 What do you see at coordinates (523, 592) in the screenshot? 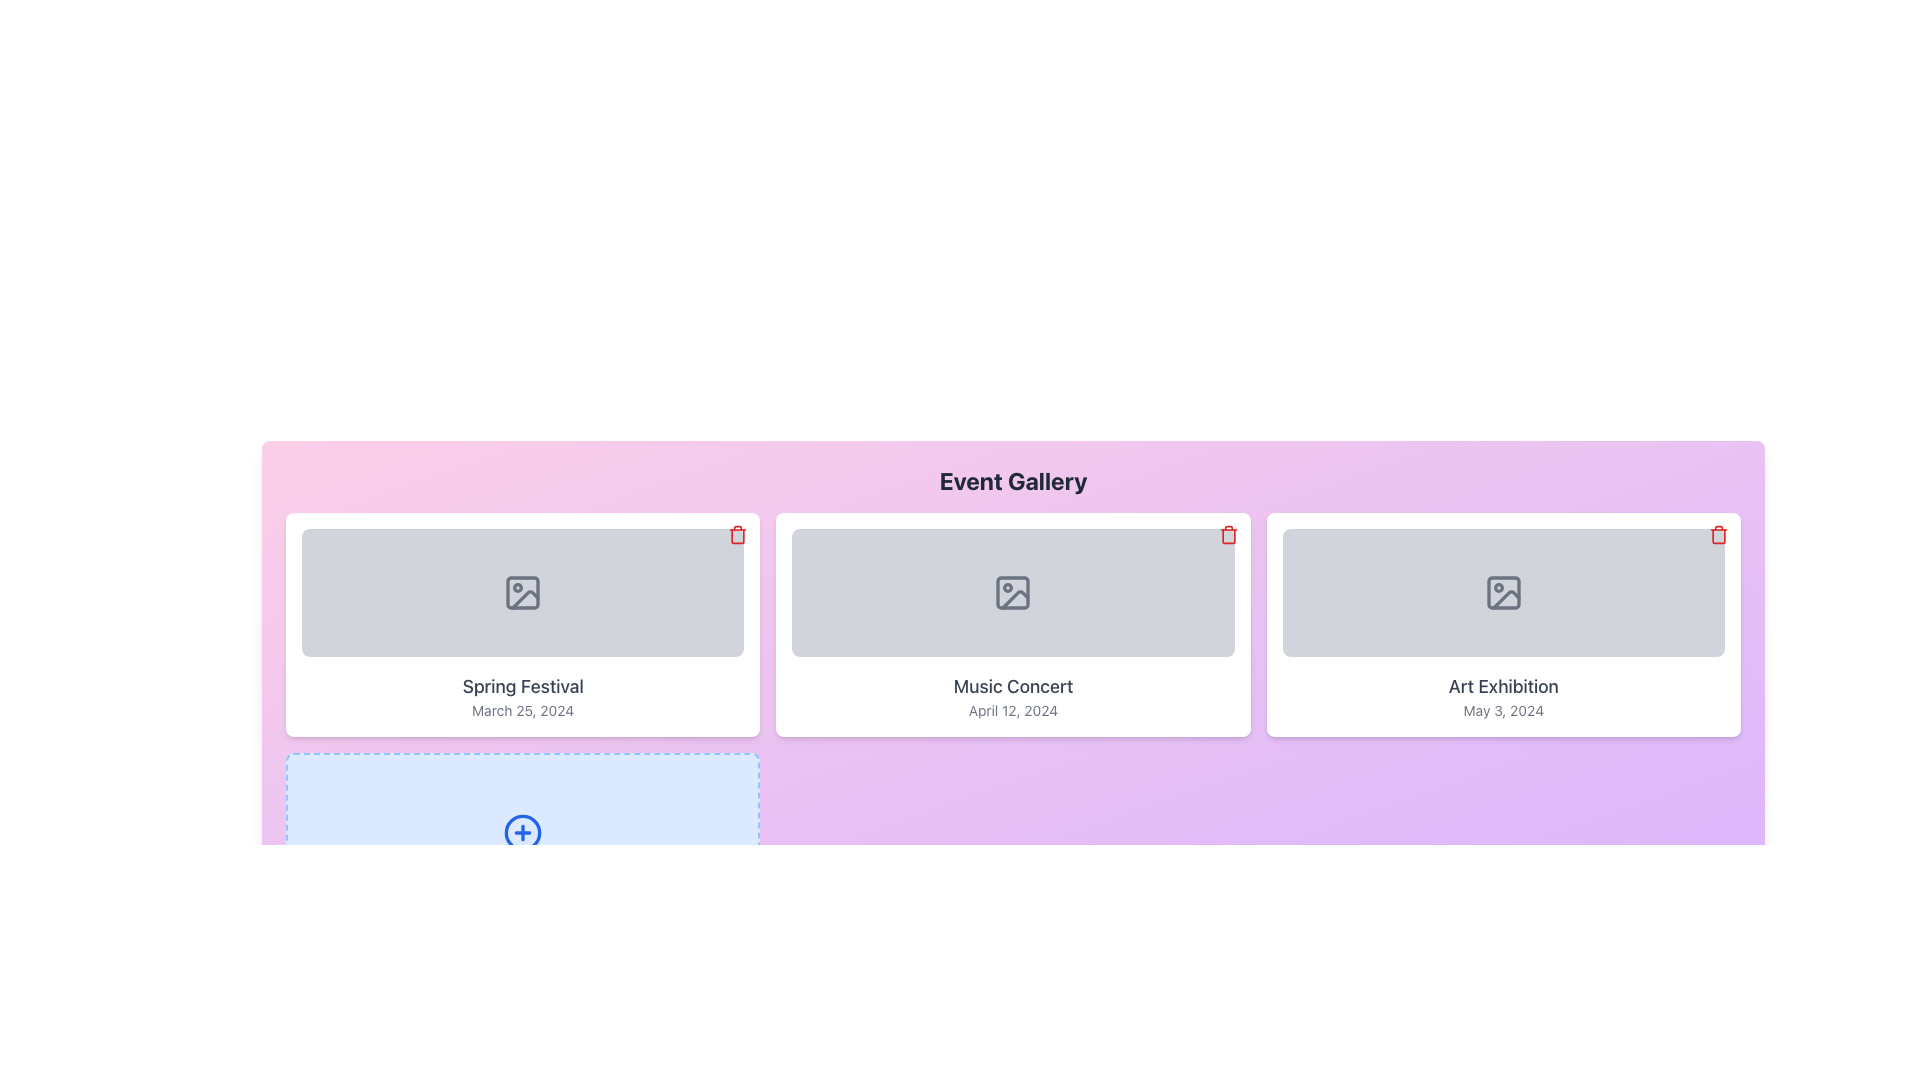
I see `the Image Placeholder which is a rectangle with rounded corners and a grey background, featuring a light grey photo icon, located at the top area of the 'Spring Festival' card in the event gallery` at bounding box center [523, 592].